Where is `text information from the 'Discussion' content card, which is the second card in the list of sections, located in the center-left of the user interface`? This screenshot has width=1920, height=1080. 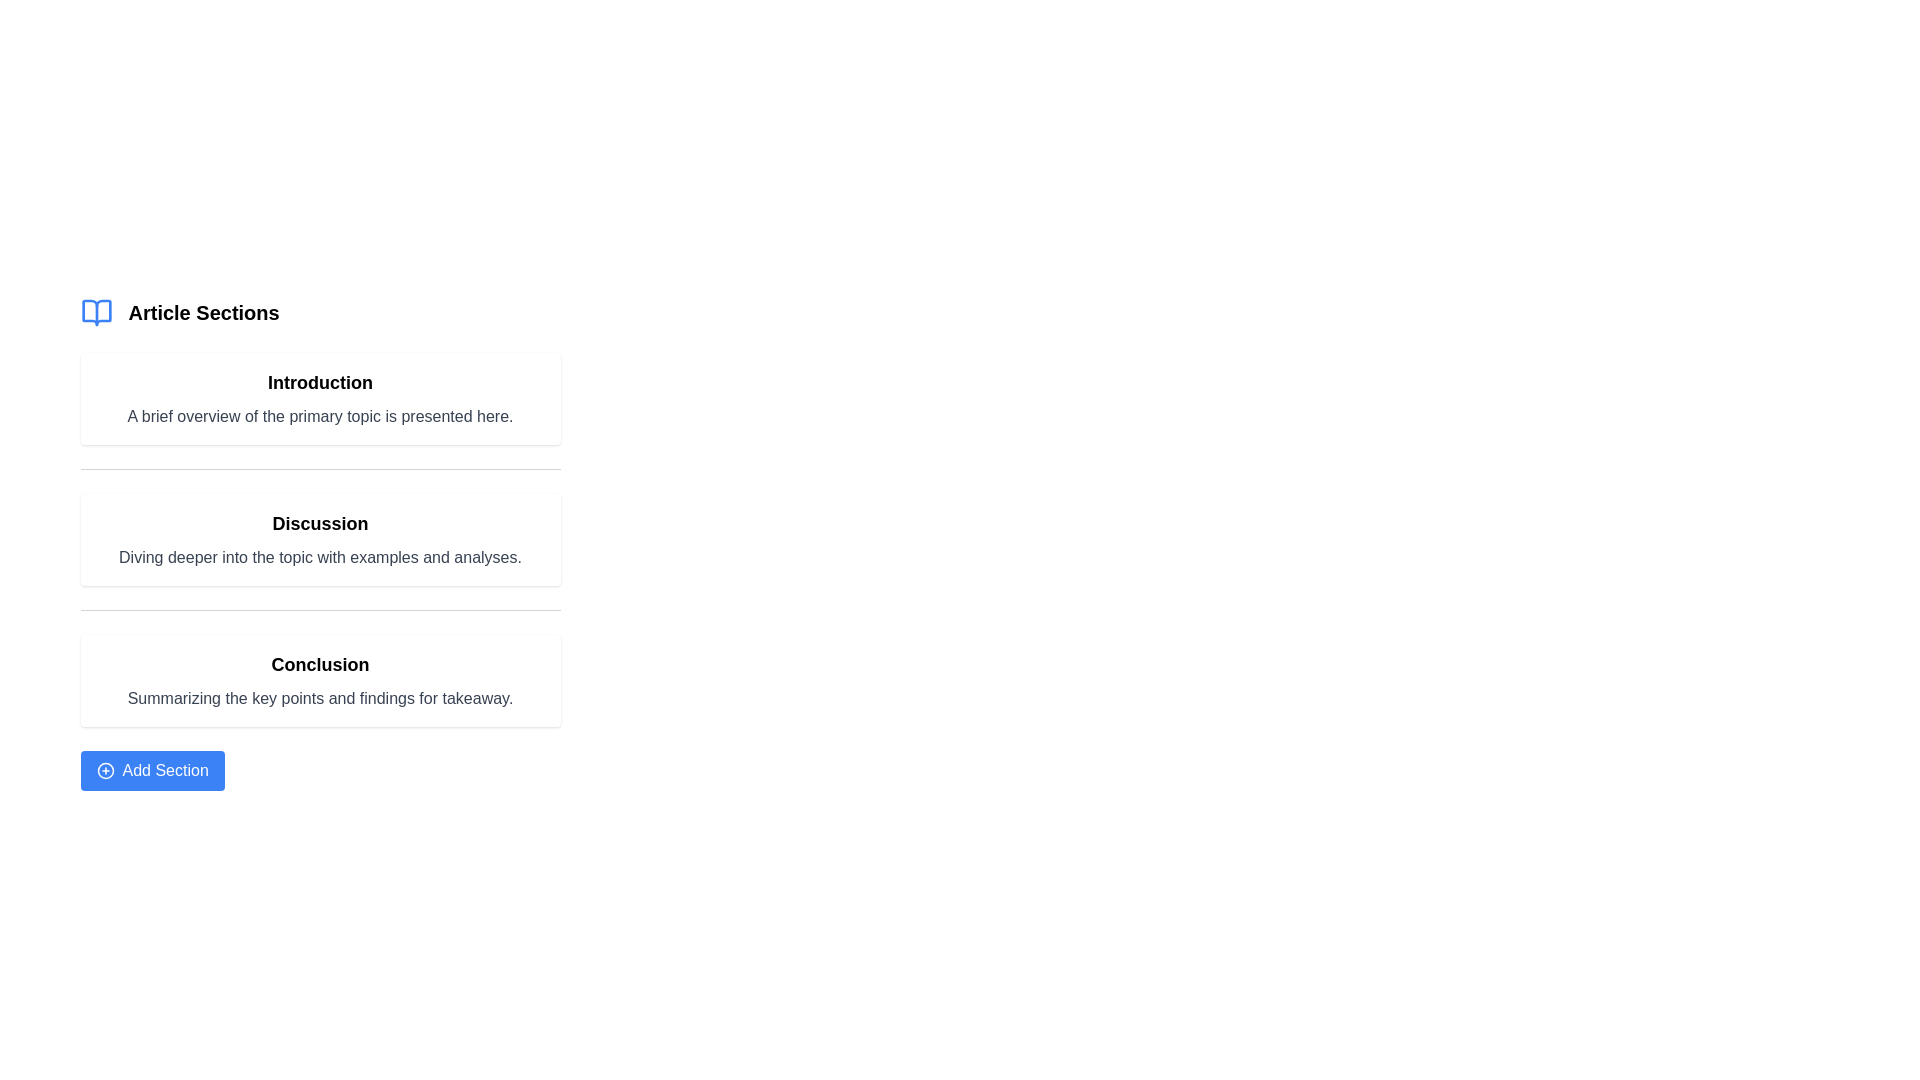
text information from the 'Discussion' content card, which is the second card in the list of sections, located in the center-left of the user interface is located at coordinates (320, 543).